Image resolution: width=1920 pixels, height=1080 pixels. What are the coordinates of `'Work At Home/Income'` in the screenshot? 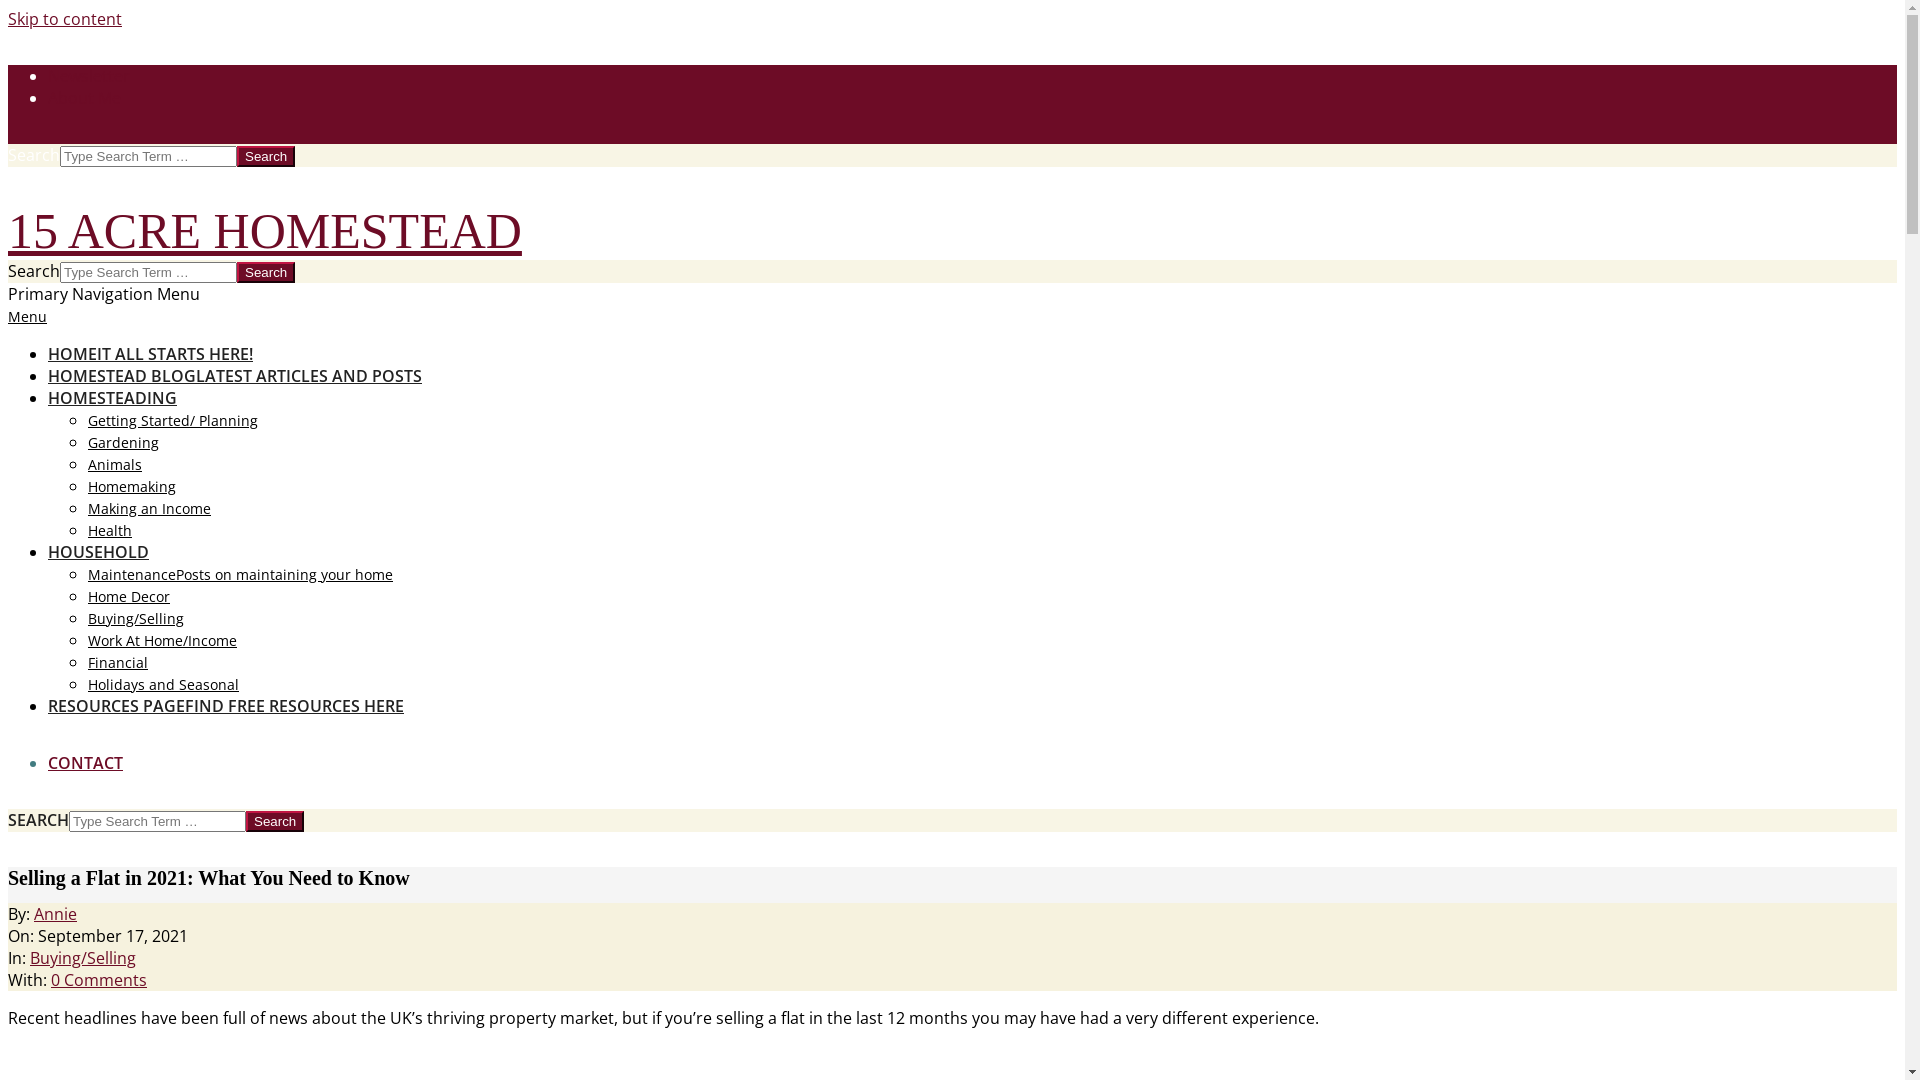 It's located at (162, 640).